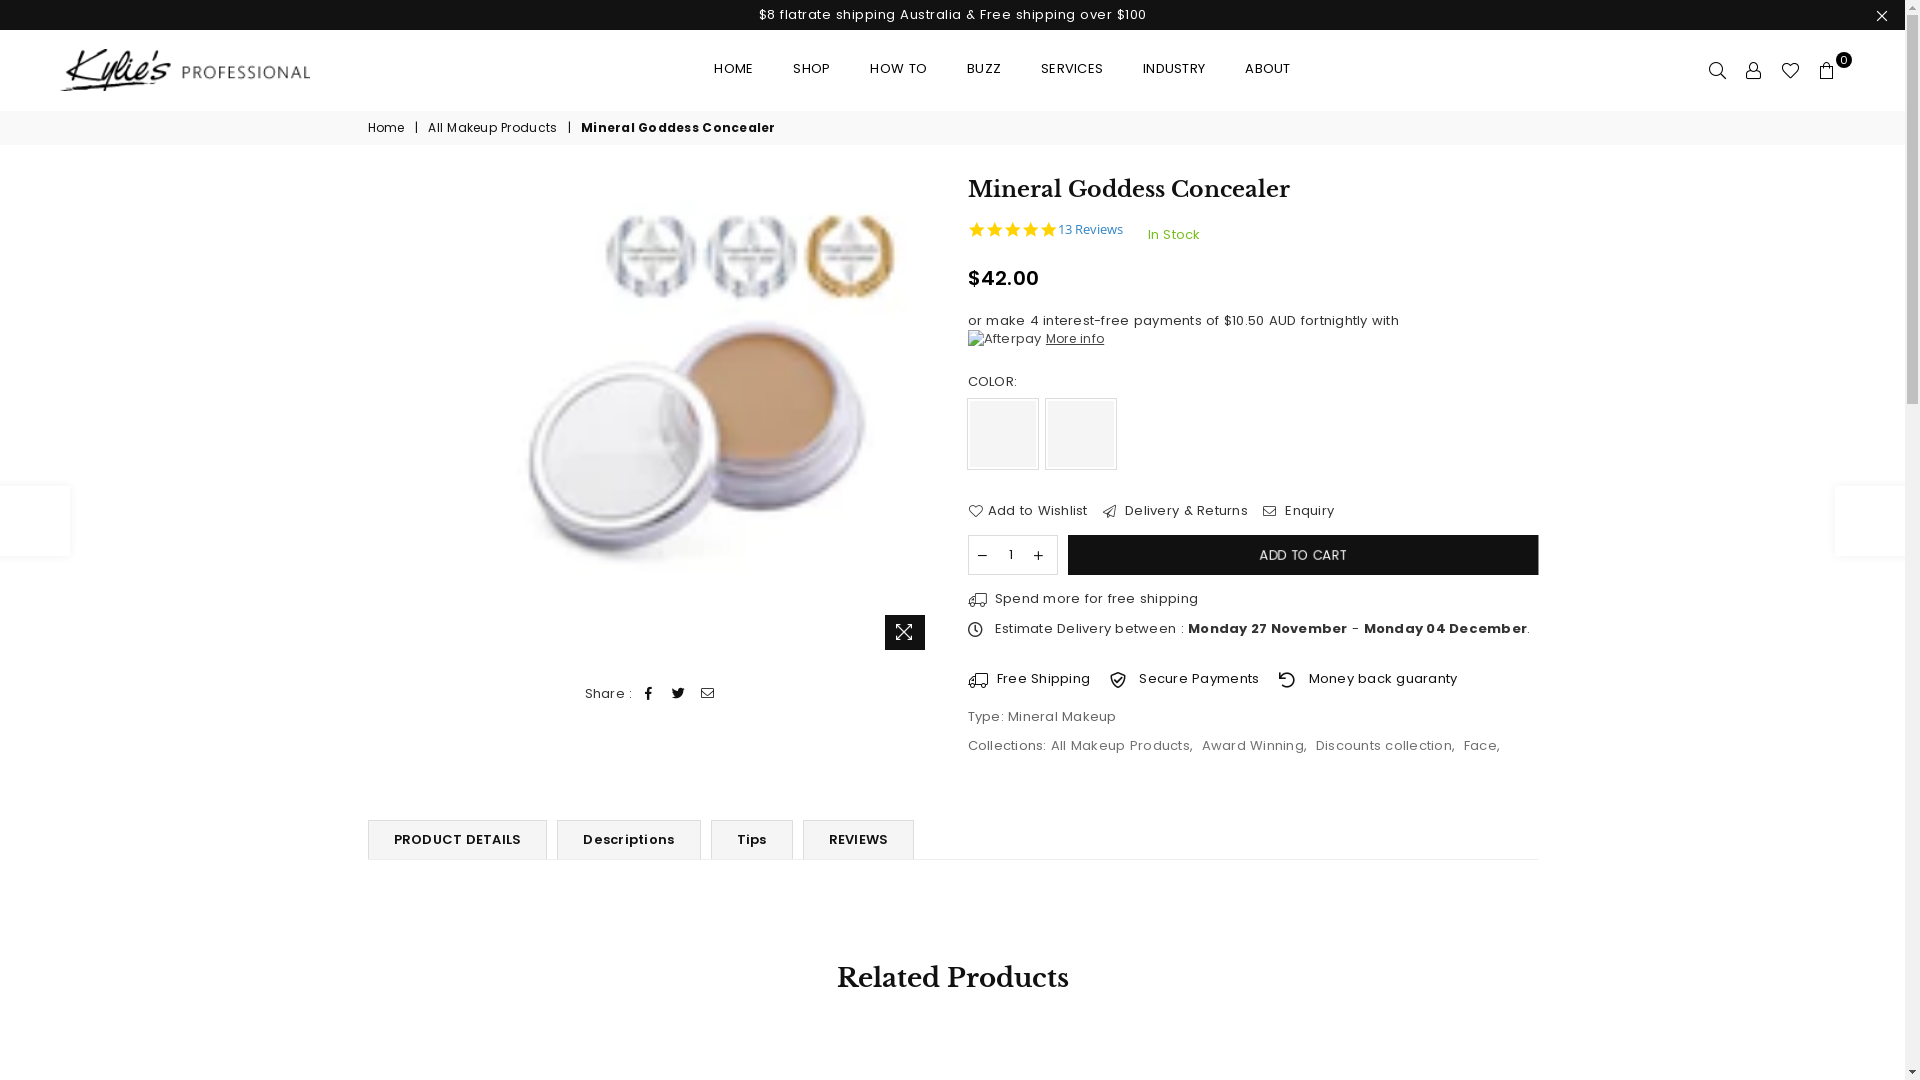 The width and height of the screenshot is (1920, 1080). Describe the element at coordinates (1382, 745) in the screenshot. I see `'Discounts collection'` at that location.